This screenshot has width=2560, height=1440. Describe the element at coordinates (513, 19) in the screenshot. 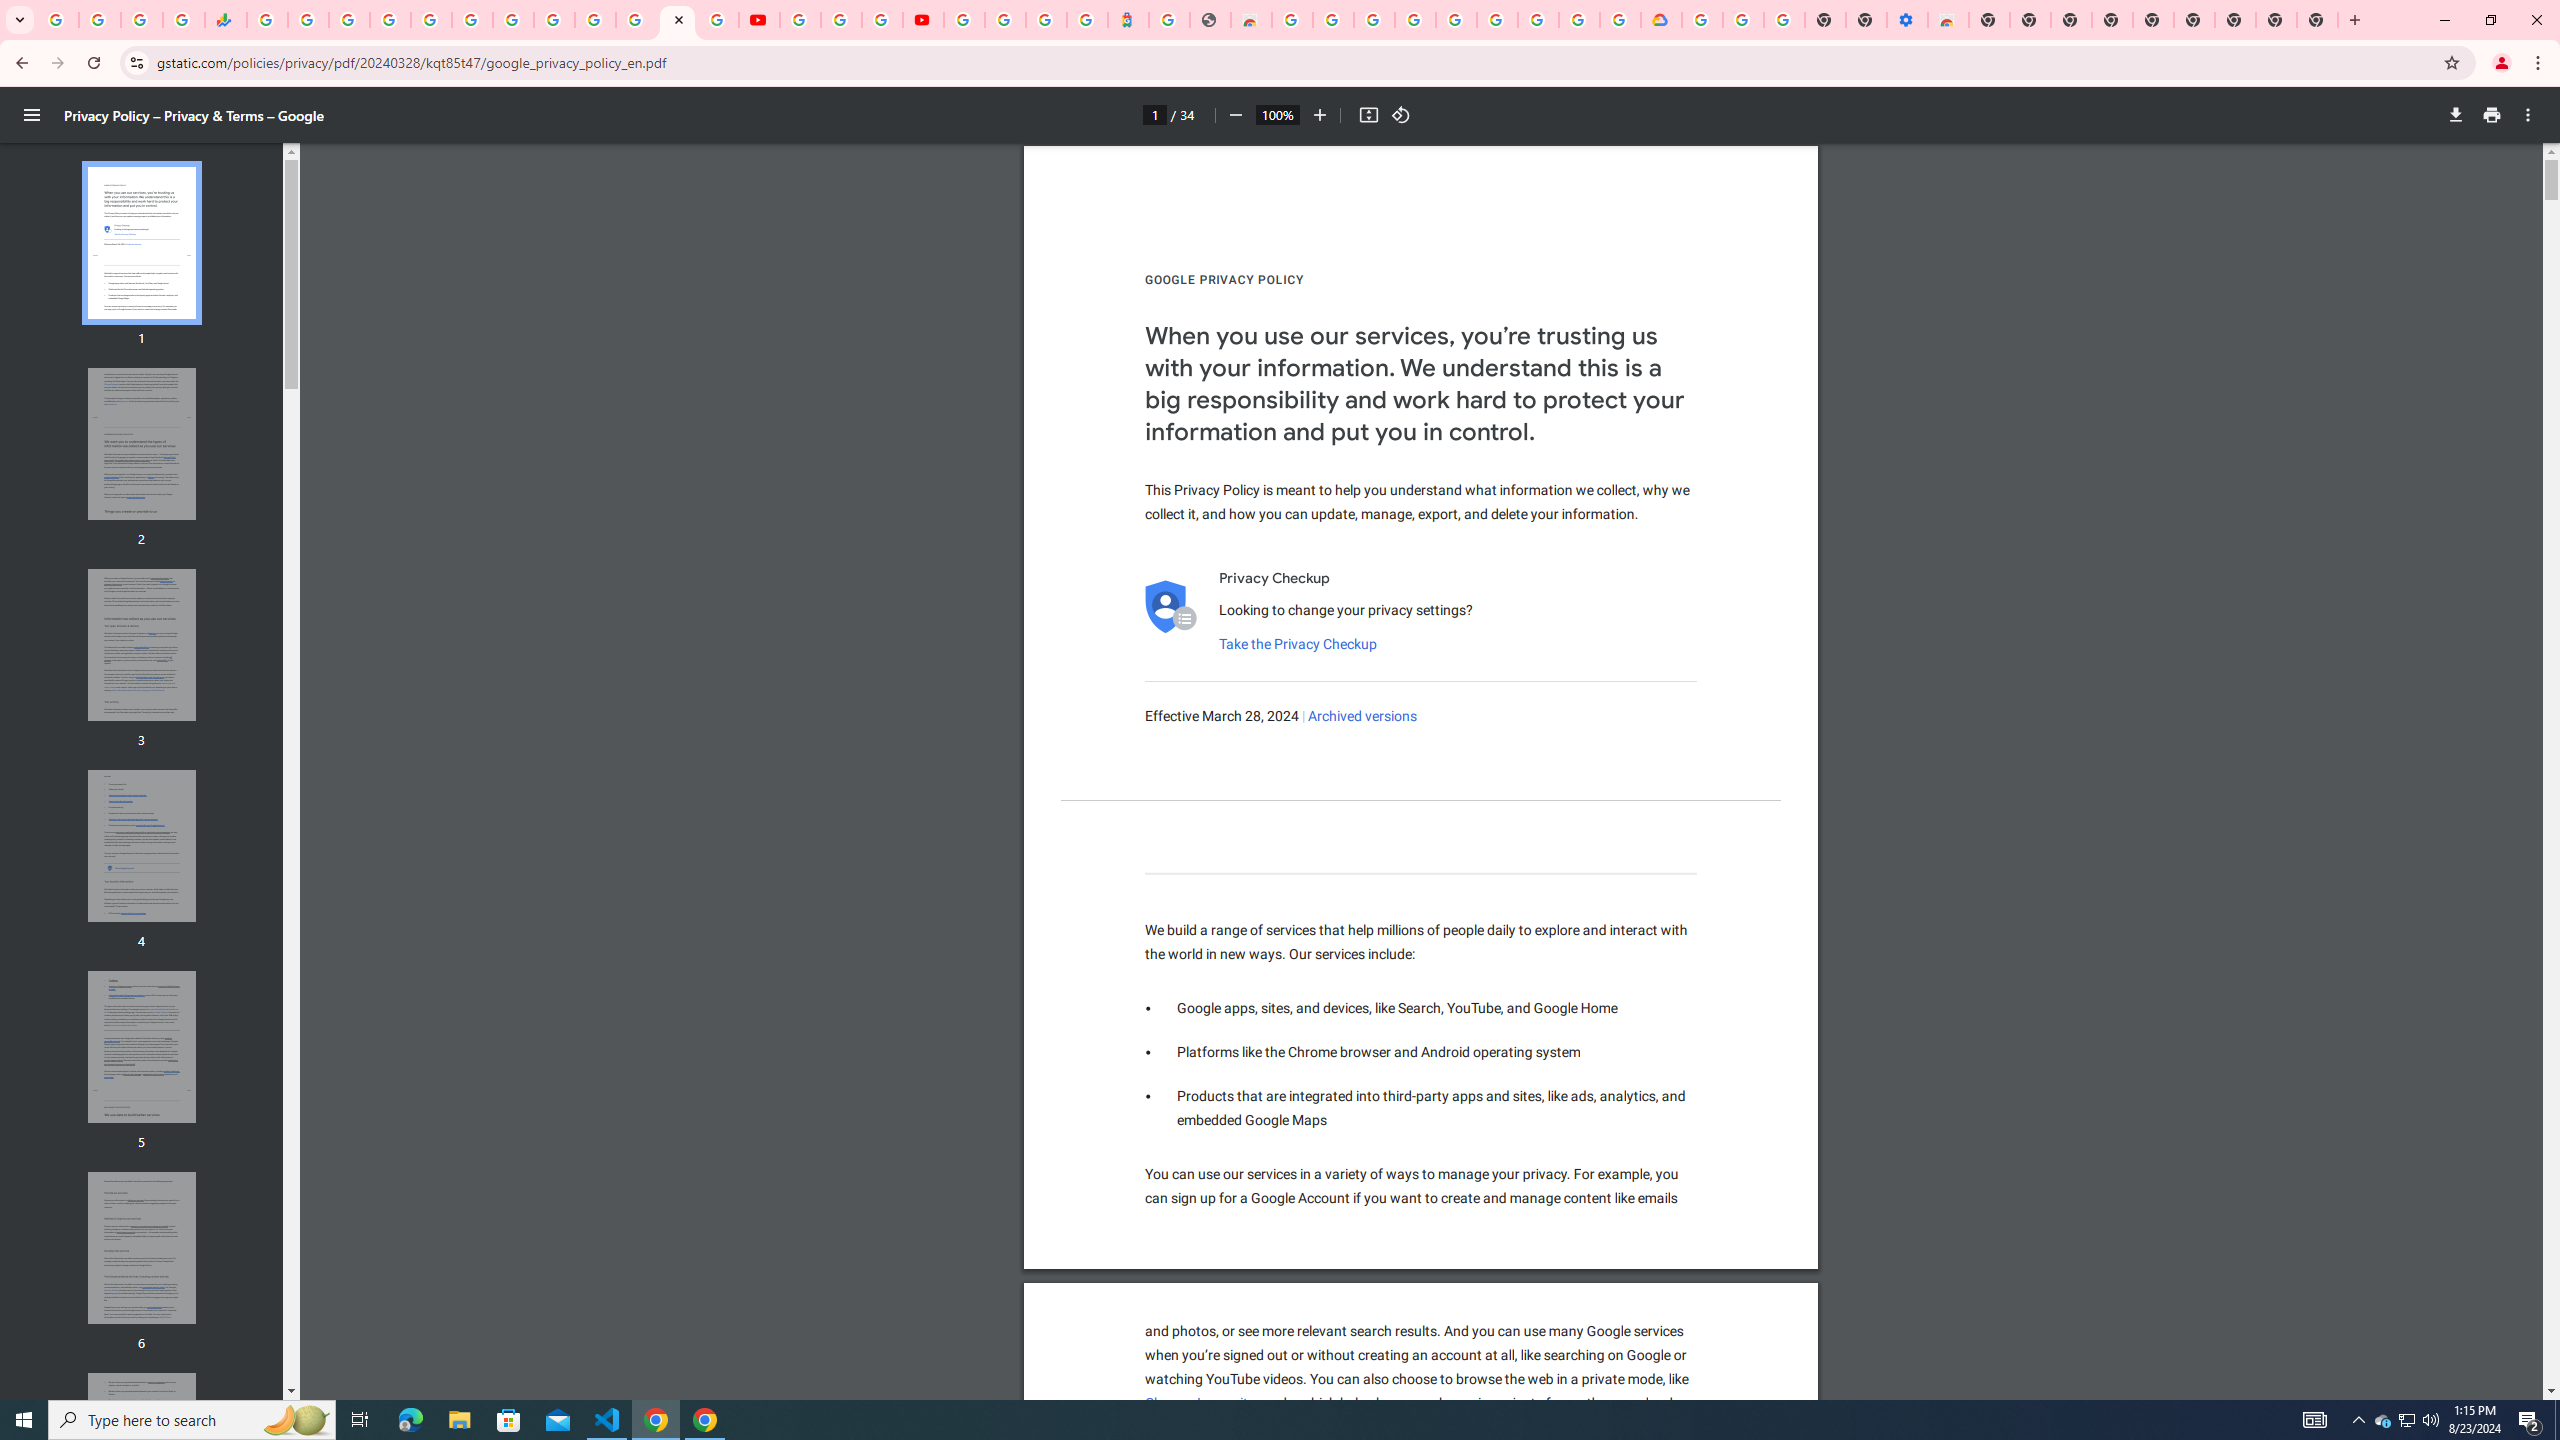

I see `'Android TV Policies and Guidelines - Transparency Center'` at that location.